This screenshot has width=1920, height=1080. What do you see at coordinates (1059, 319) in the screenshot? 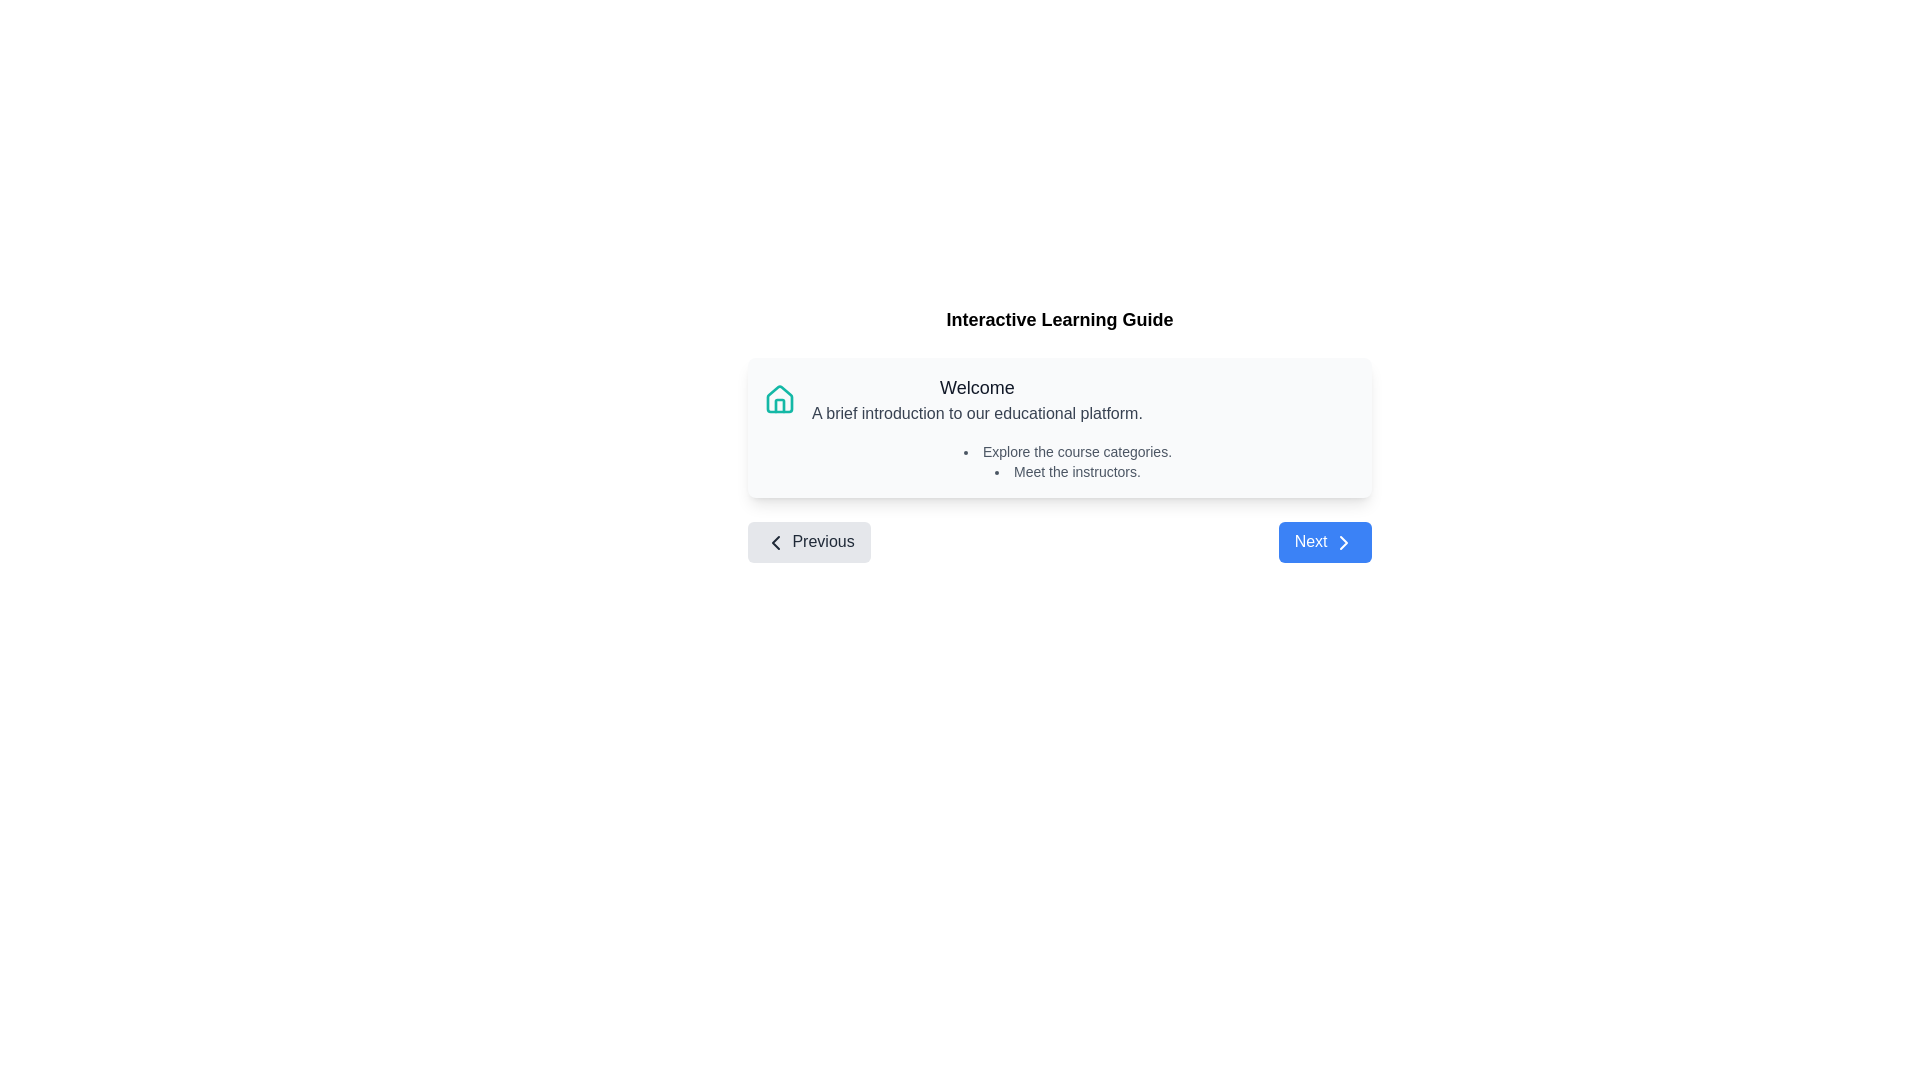
I see `text header that displays 'Interactive Learning Guide', which is a bold, large font centered at the top of the main content section` at bounding box center [1059, 319].